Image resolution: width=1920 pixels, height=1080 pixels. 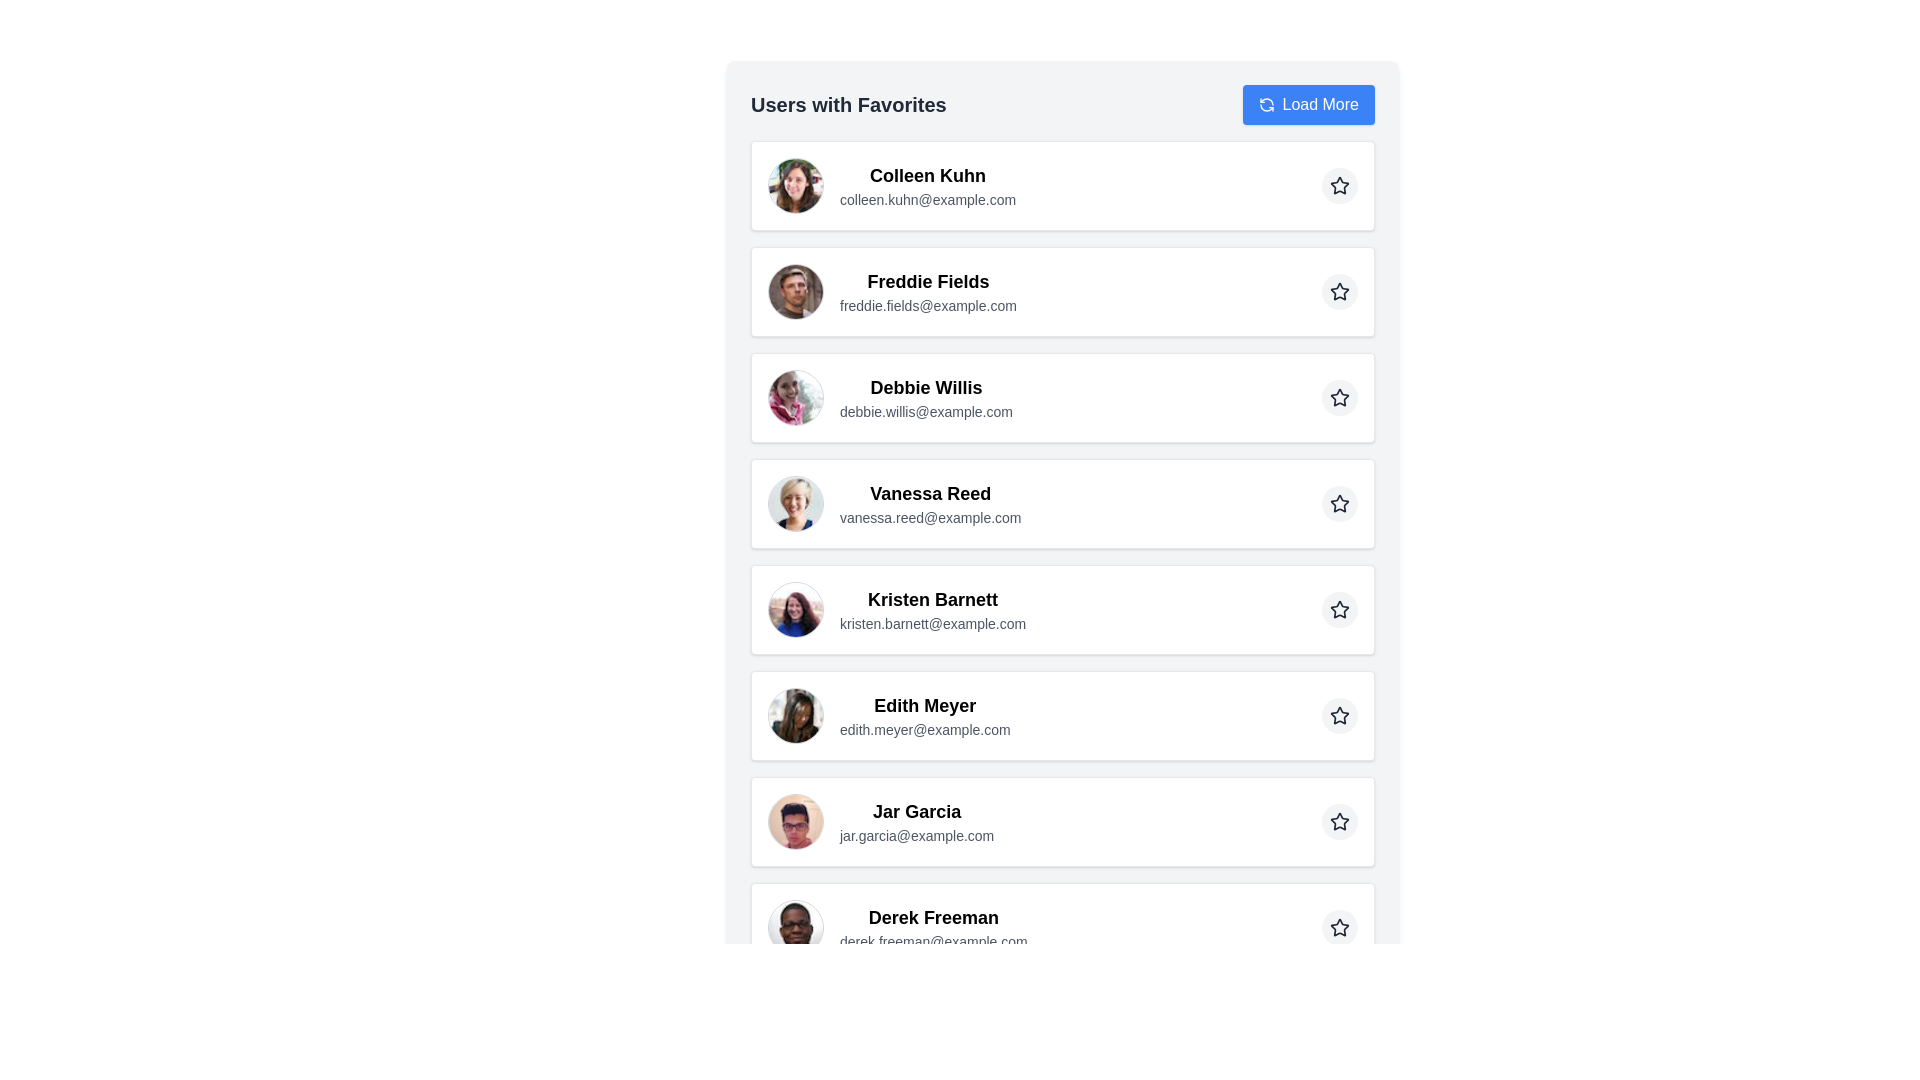 I want to click on the star-shaped icon button for marking Vanessa Reed as a favorite, so click(x=1339, y=503).